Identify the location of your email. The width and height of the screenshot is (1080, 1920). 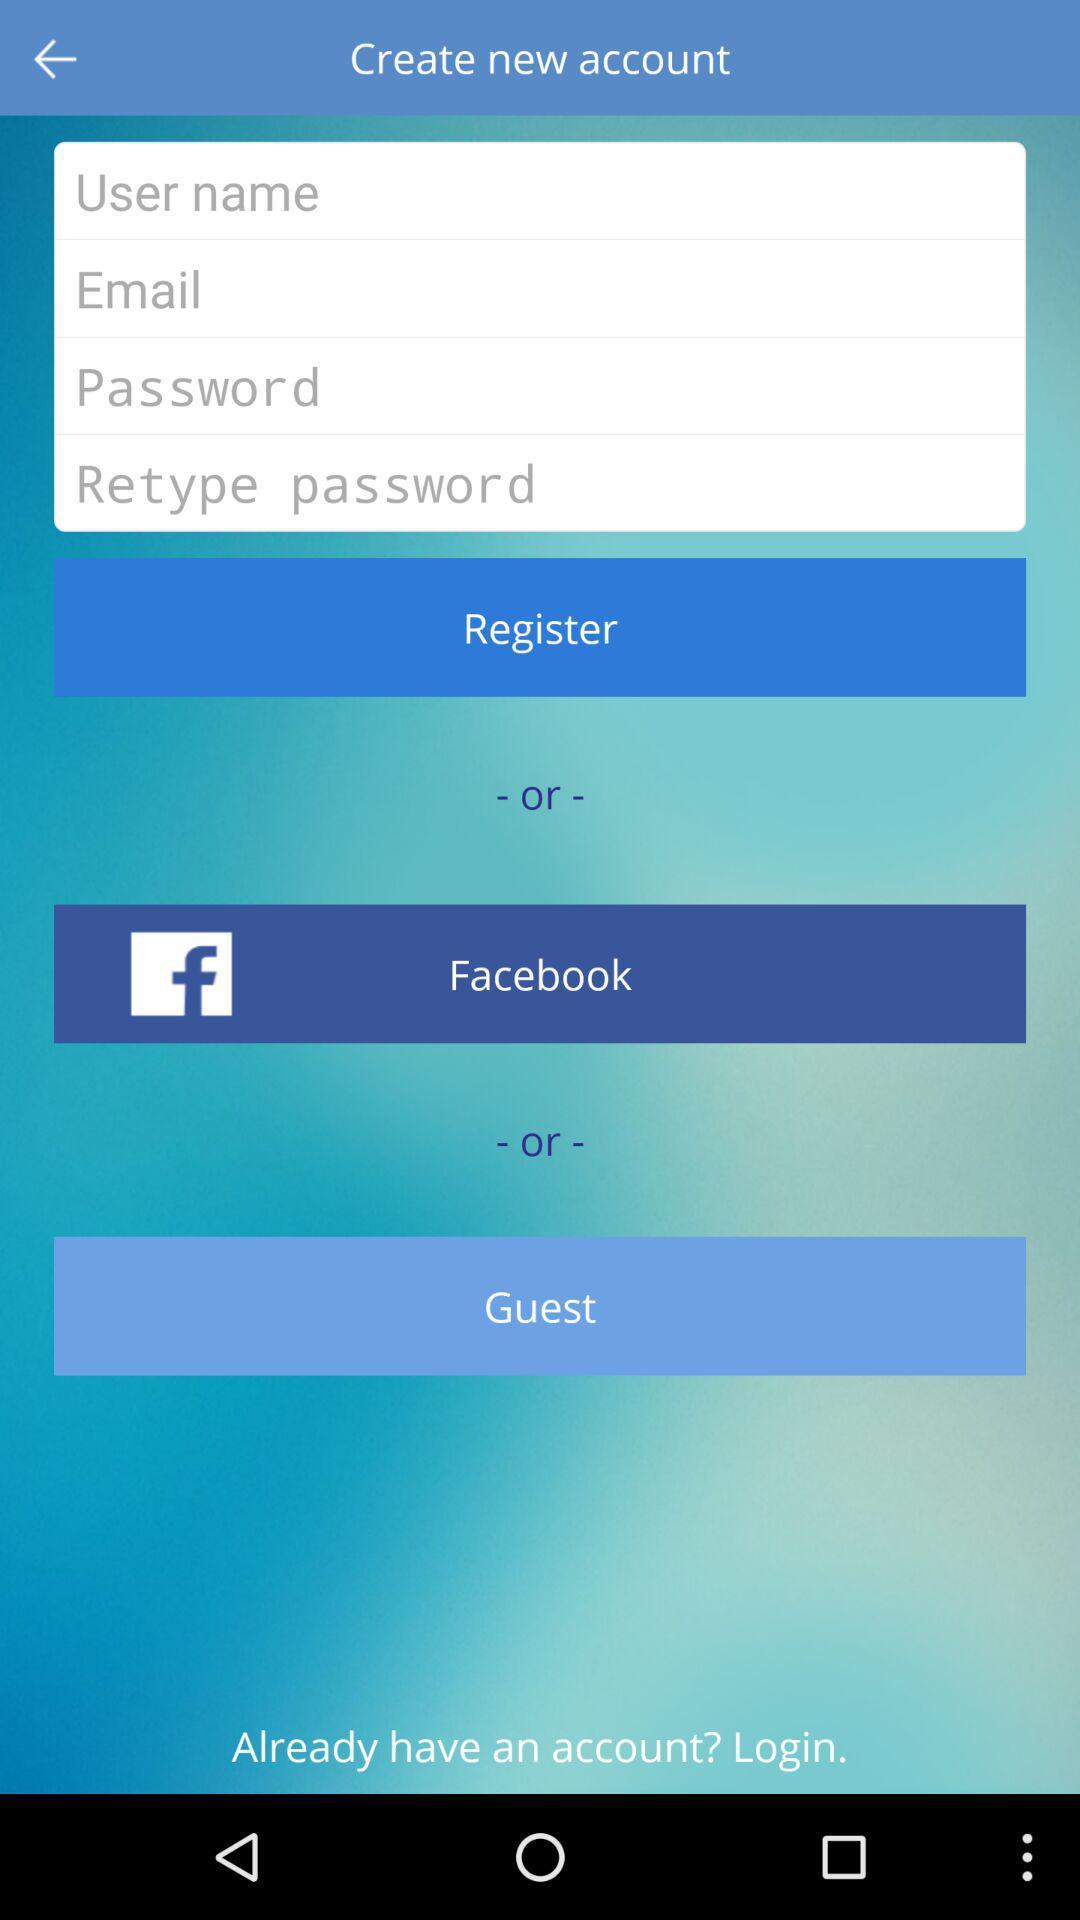
(540, 287).